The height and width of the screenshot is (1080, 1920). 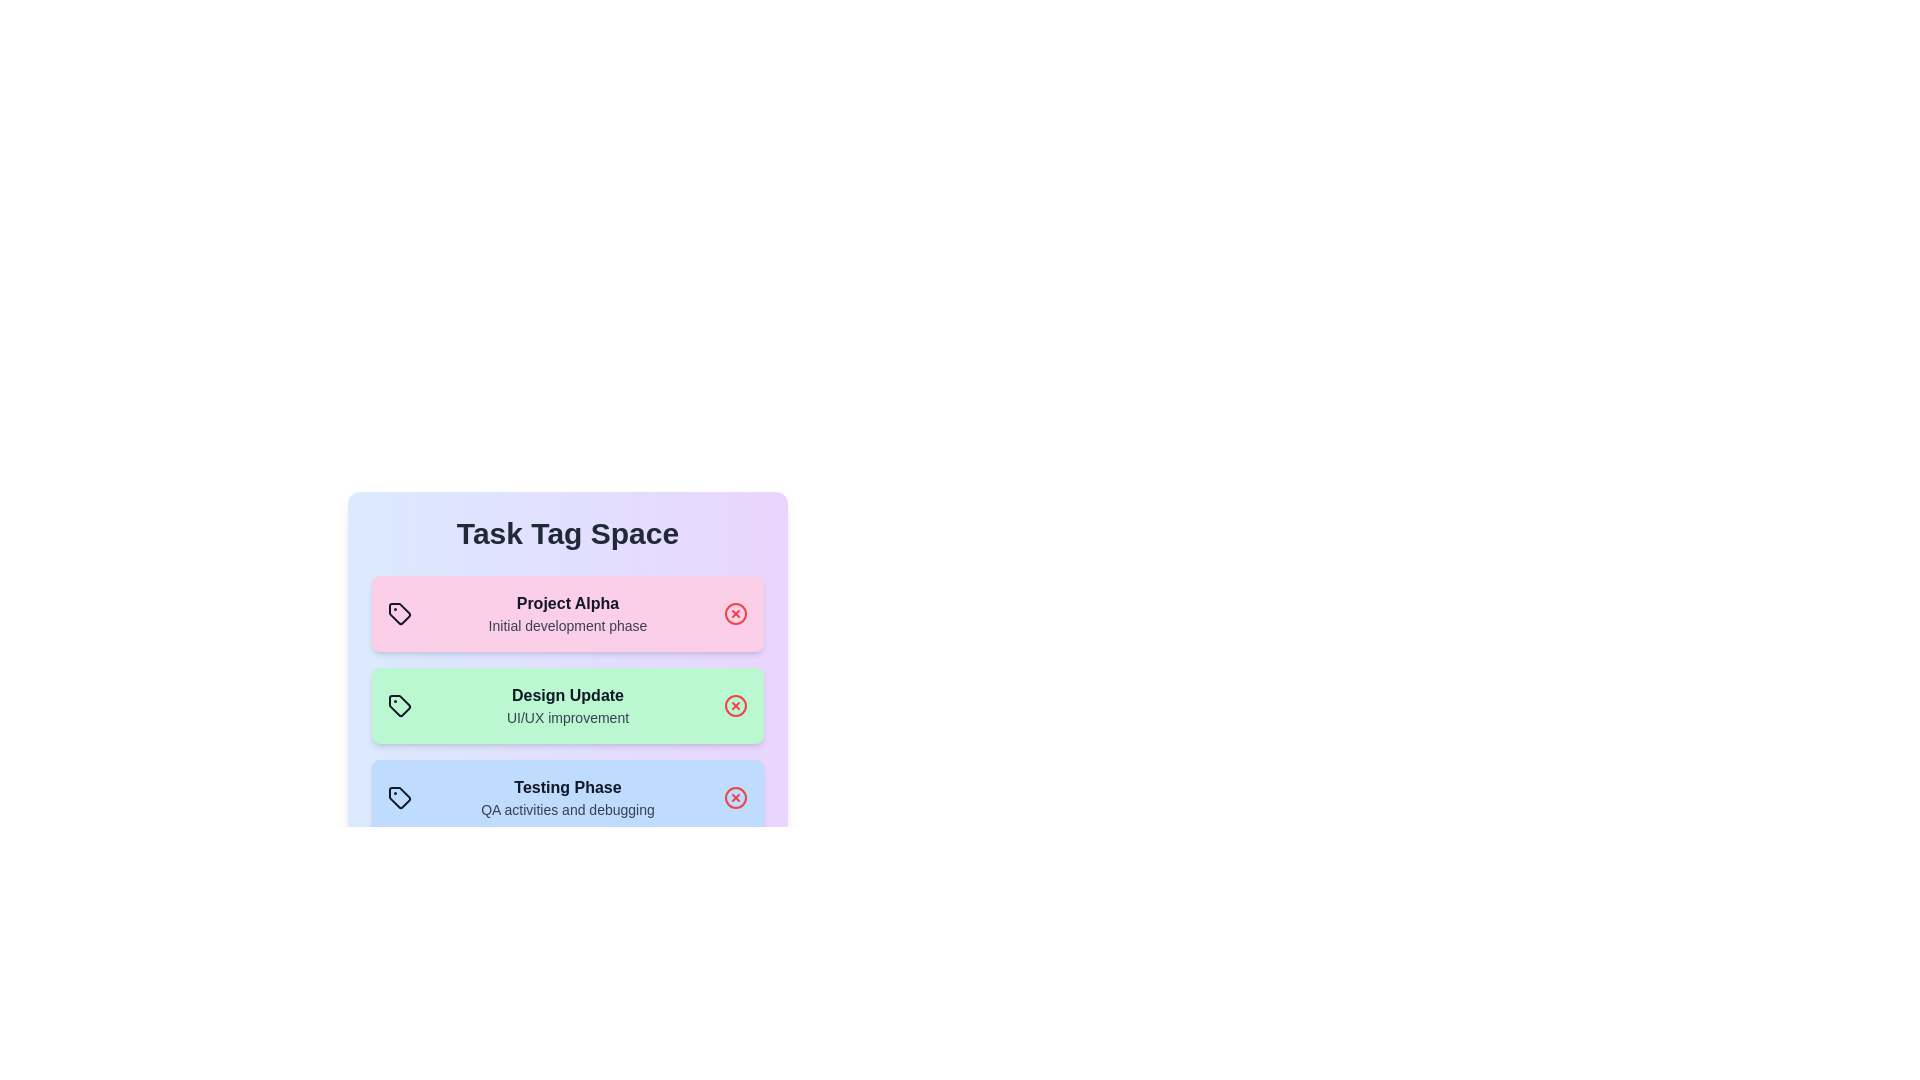 I want to click on the tag icon corresponding to Testing Phase to highlight it, so click(x=399, y=797).